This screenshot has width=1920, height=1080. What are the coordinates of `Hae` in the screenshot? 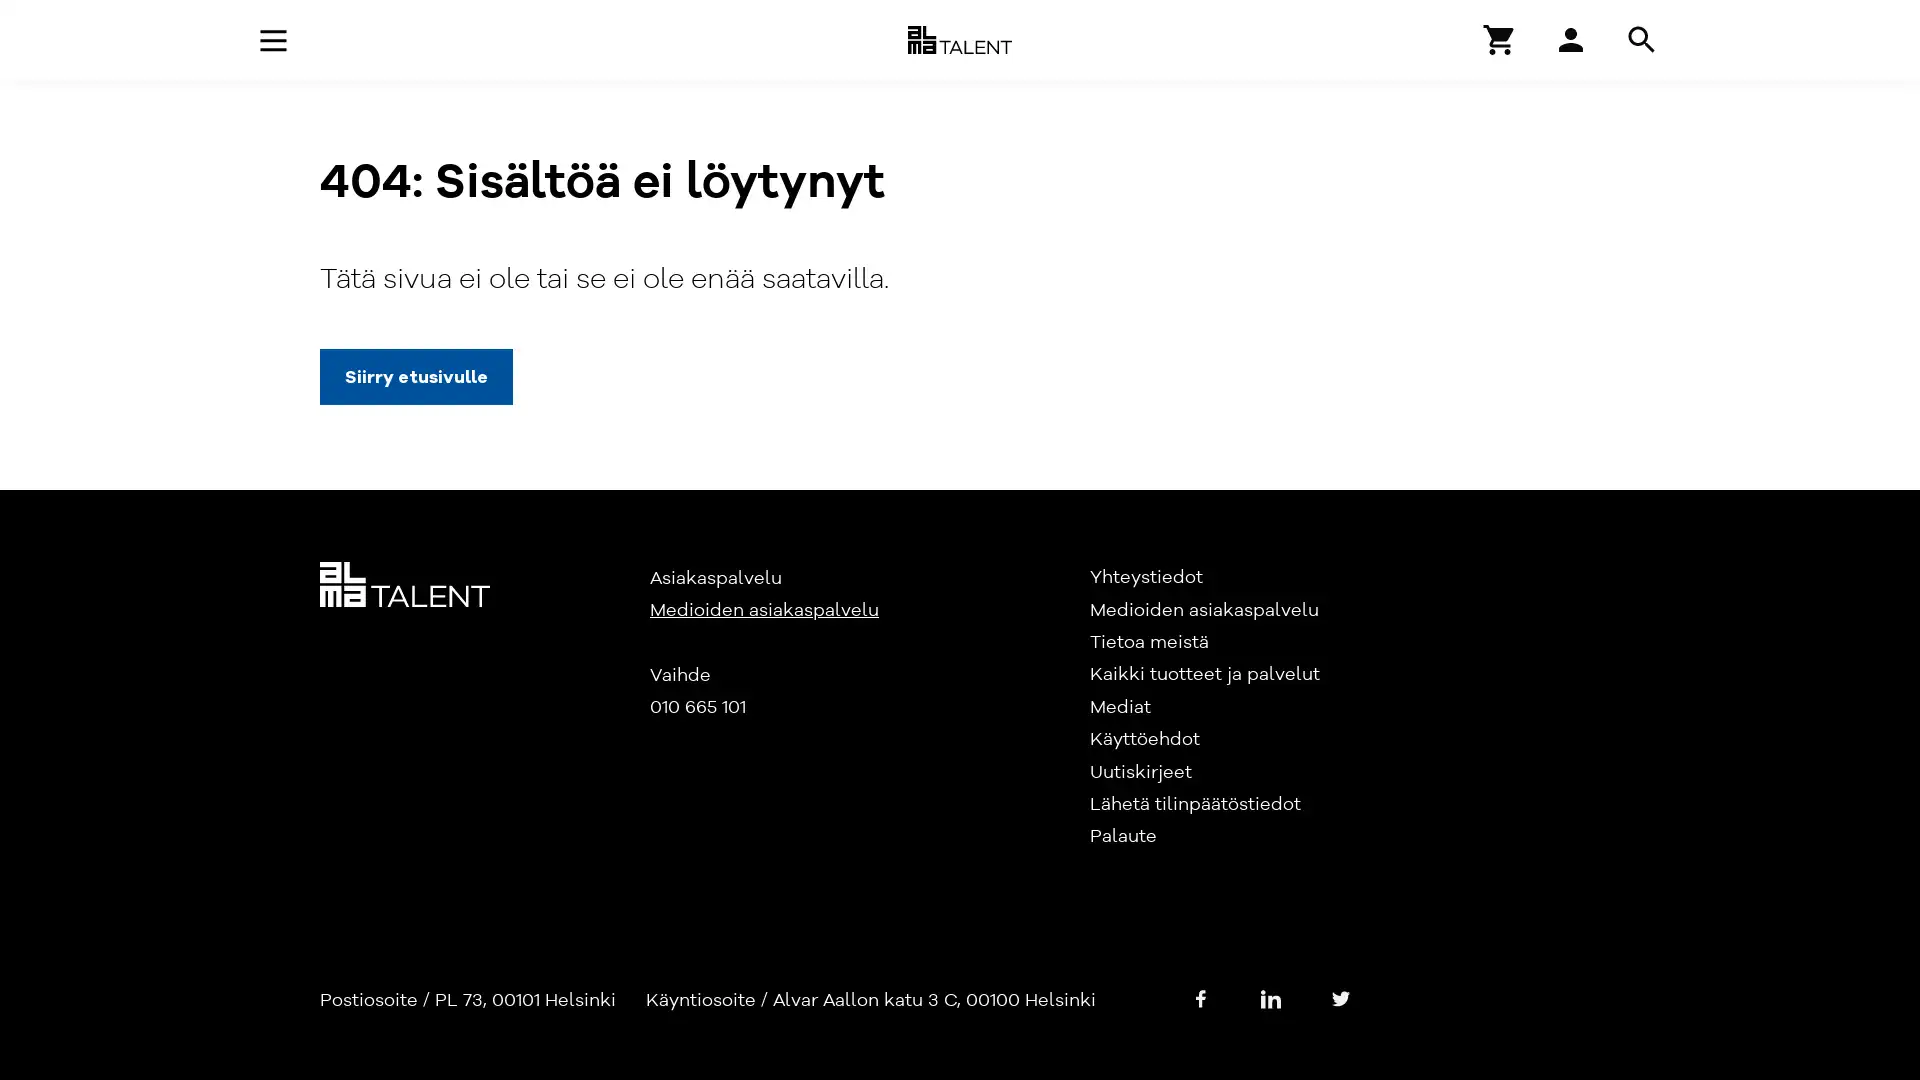 It's located at (1569, 39).